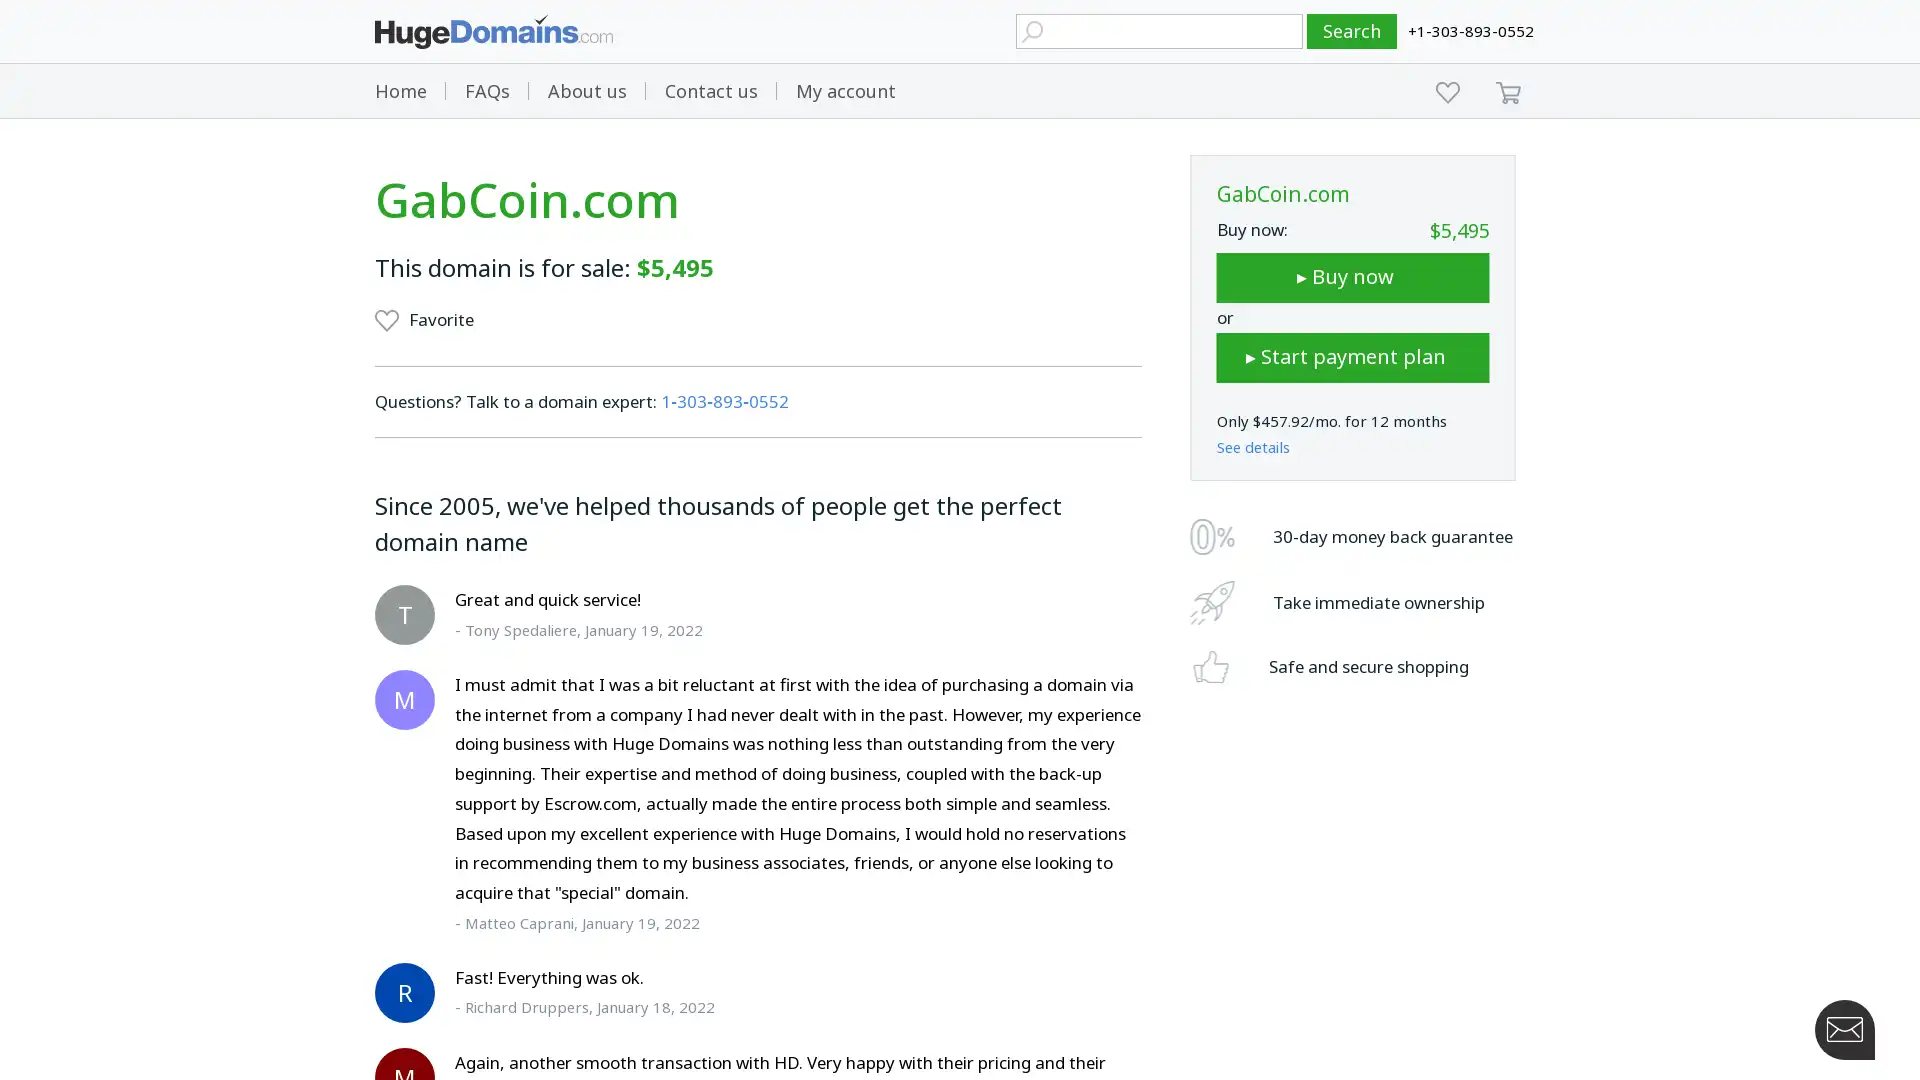 The height and width of the screenshot is (1080, 1920). I want to click on Search, so click(1352, 31).